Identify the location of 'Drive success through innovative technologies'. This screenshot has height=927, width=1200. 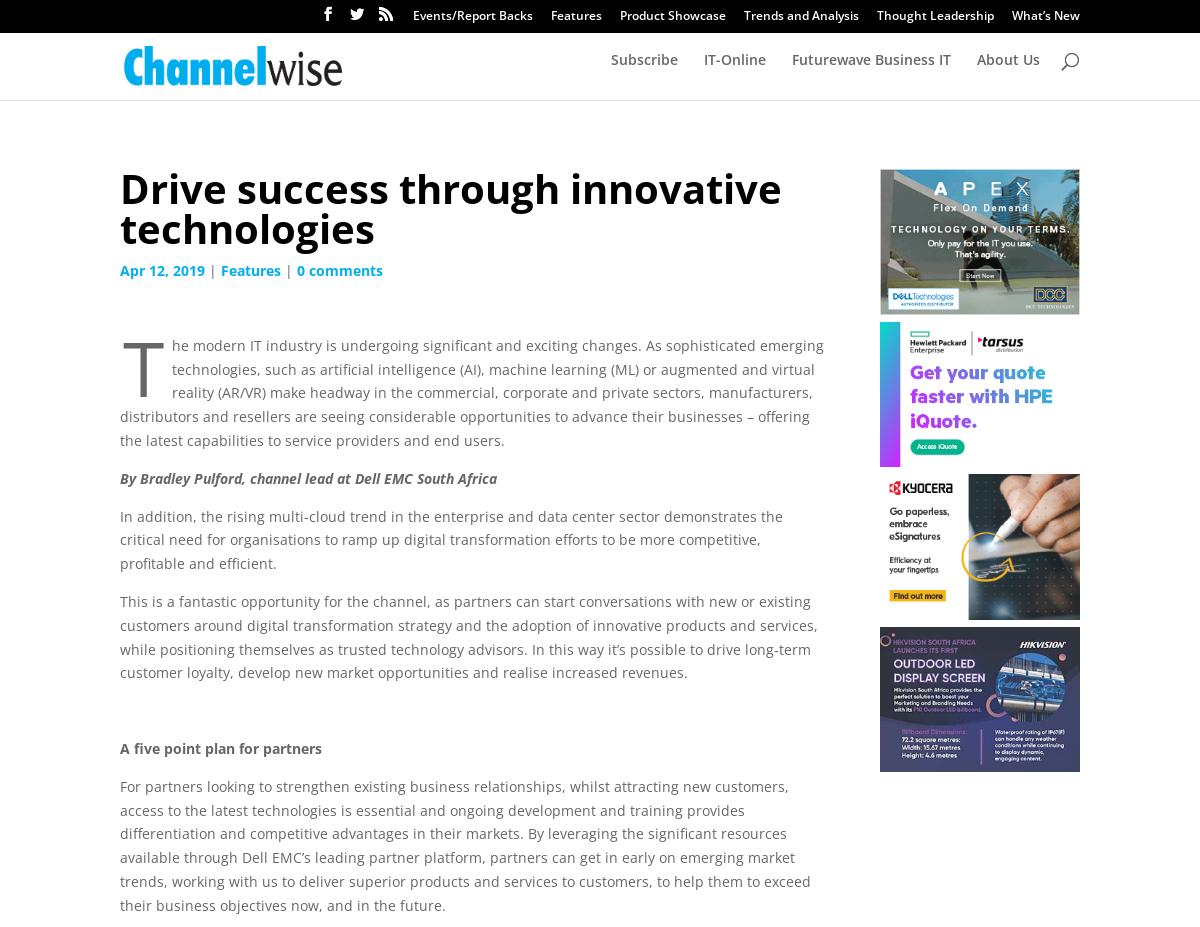
(120, 208).